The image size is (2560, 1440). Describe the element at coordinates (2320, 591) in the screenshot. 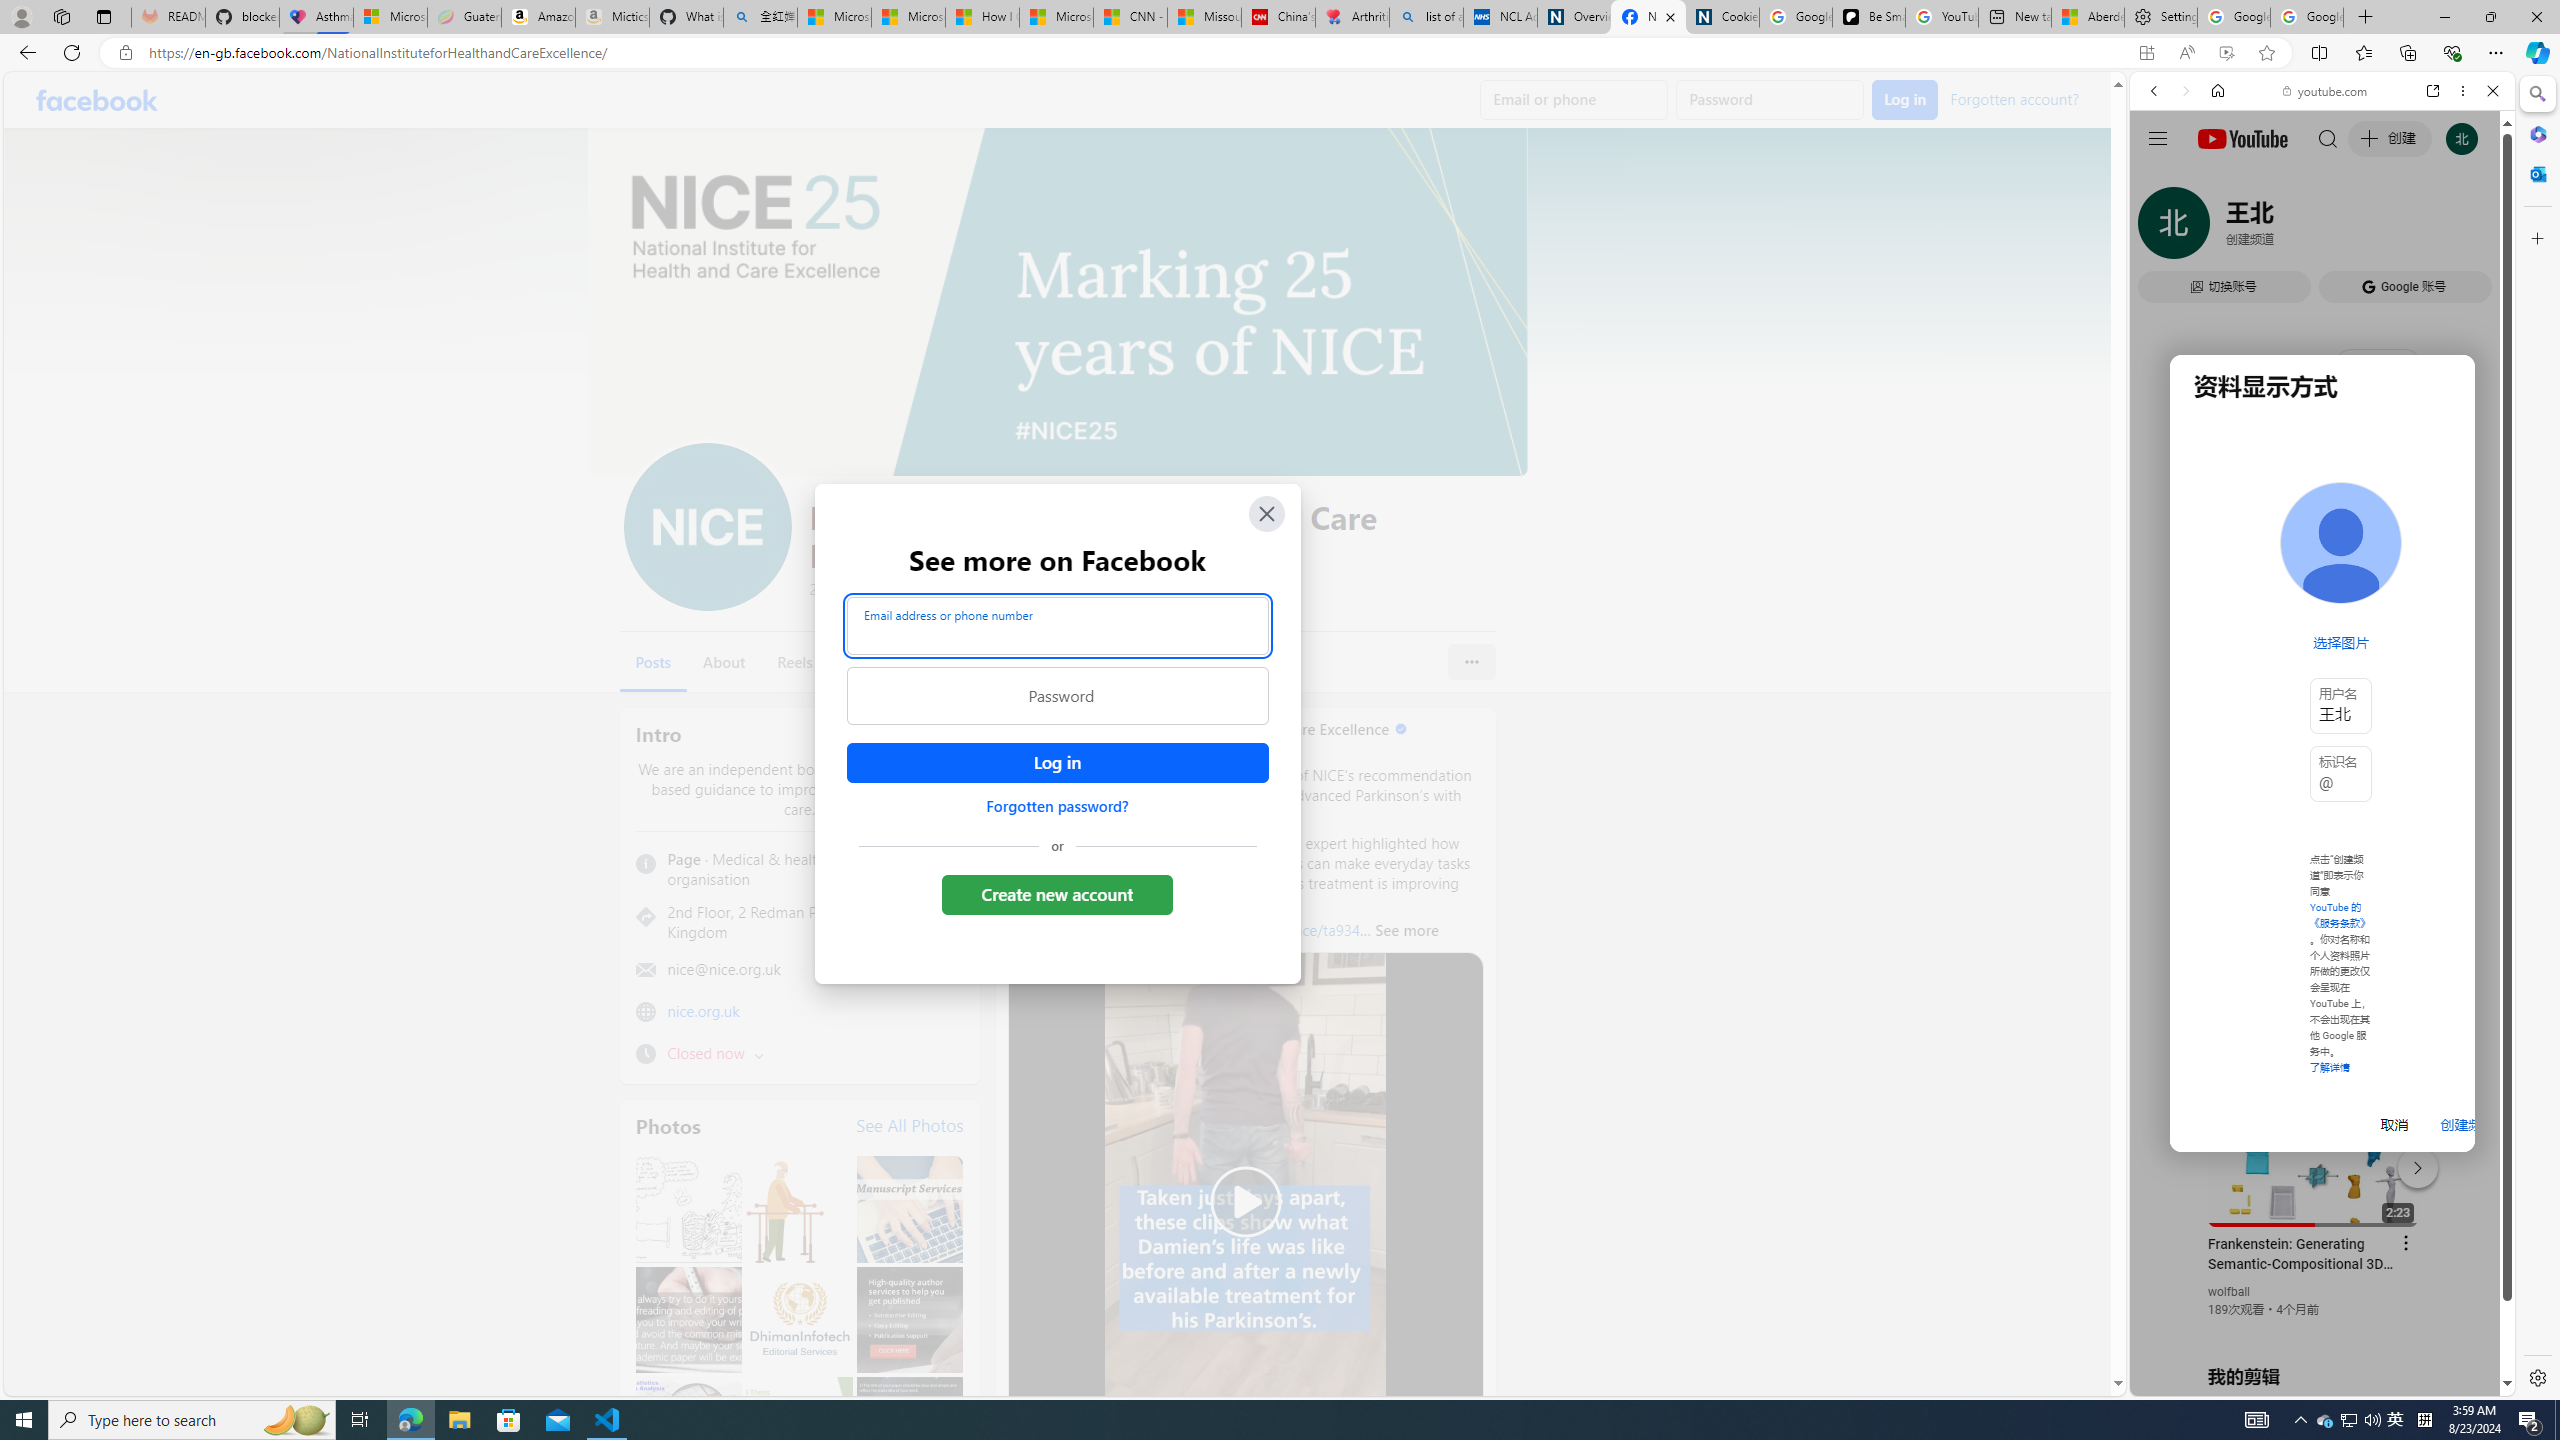

I see `'Trailer #2 [HD]'` at that location.